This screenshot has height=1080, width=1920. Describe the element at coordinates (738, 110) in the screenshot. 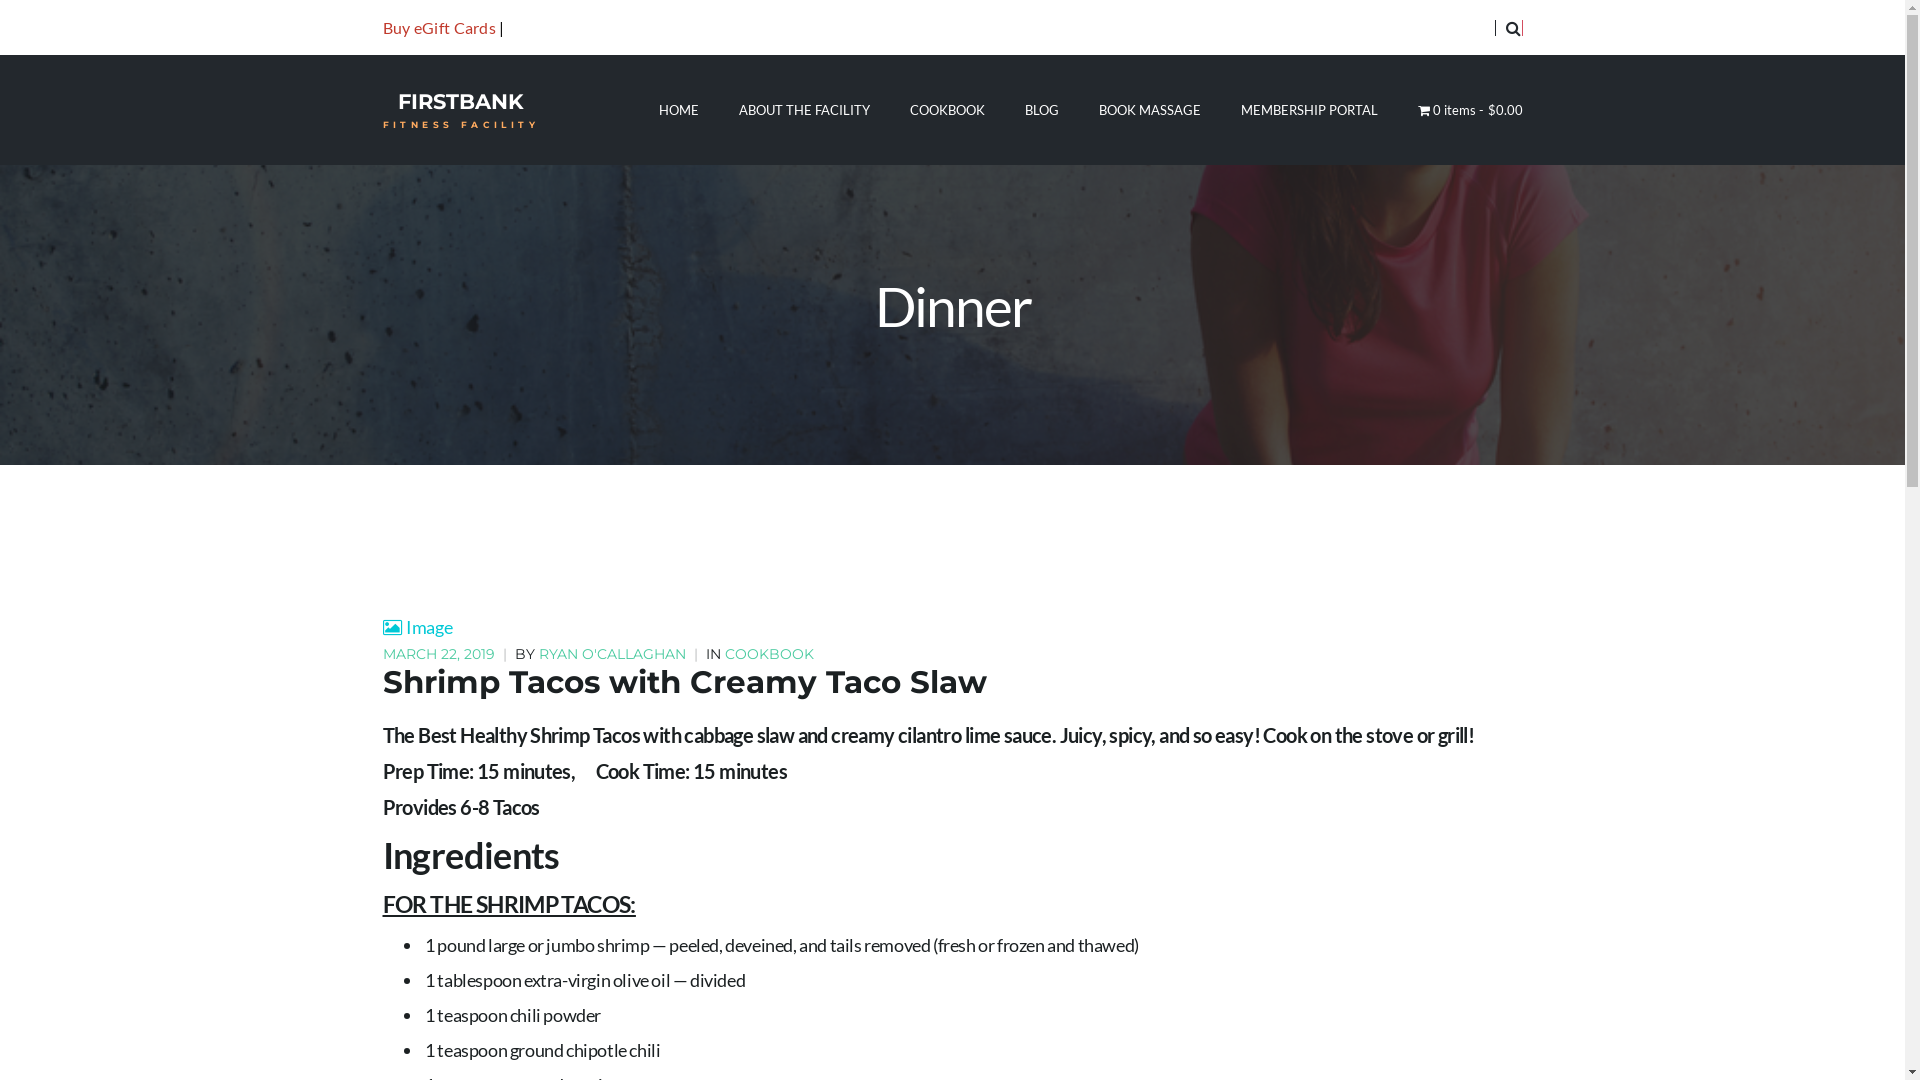

I see `'ABOUT THE FACILITY'` at that location.